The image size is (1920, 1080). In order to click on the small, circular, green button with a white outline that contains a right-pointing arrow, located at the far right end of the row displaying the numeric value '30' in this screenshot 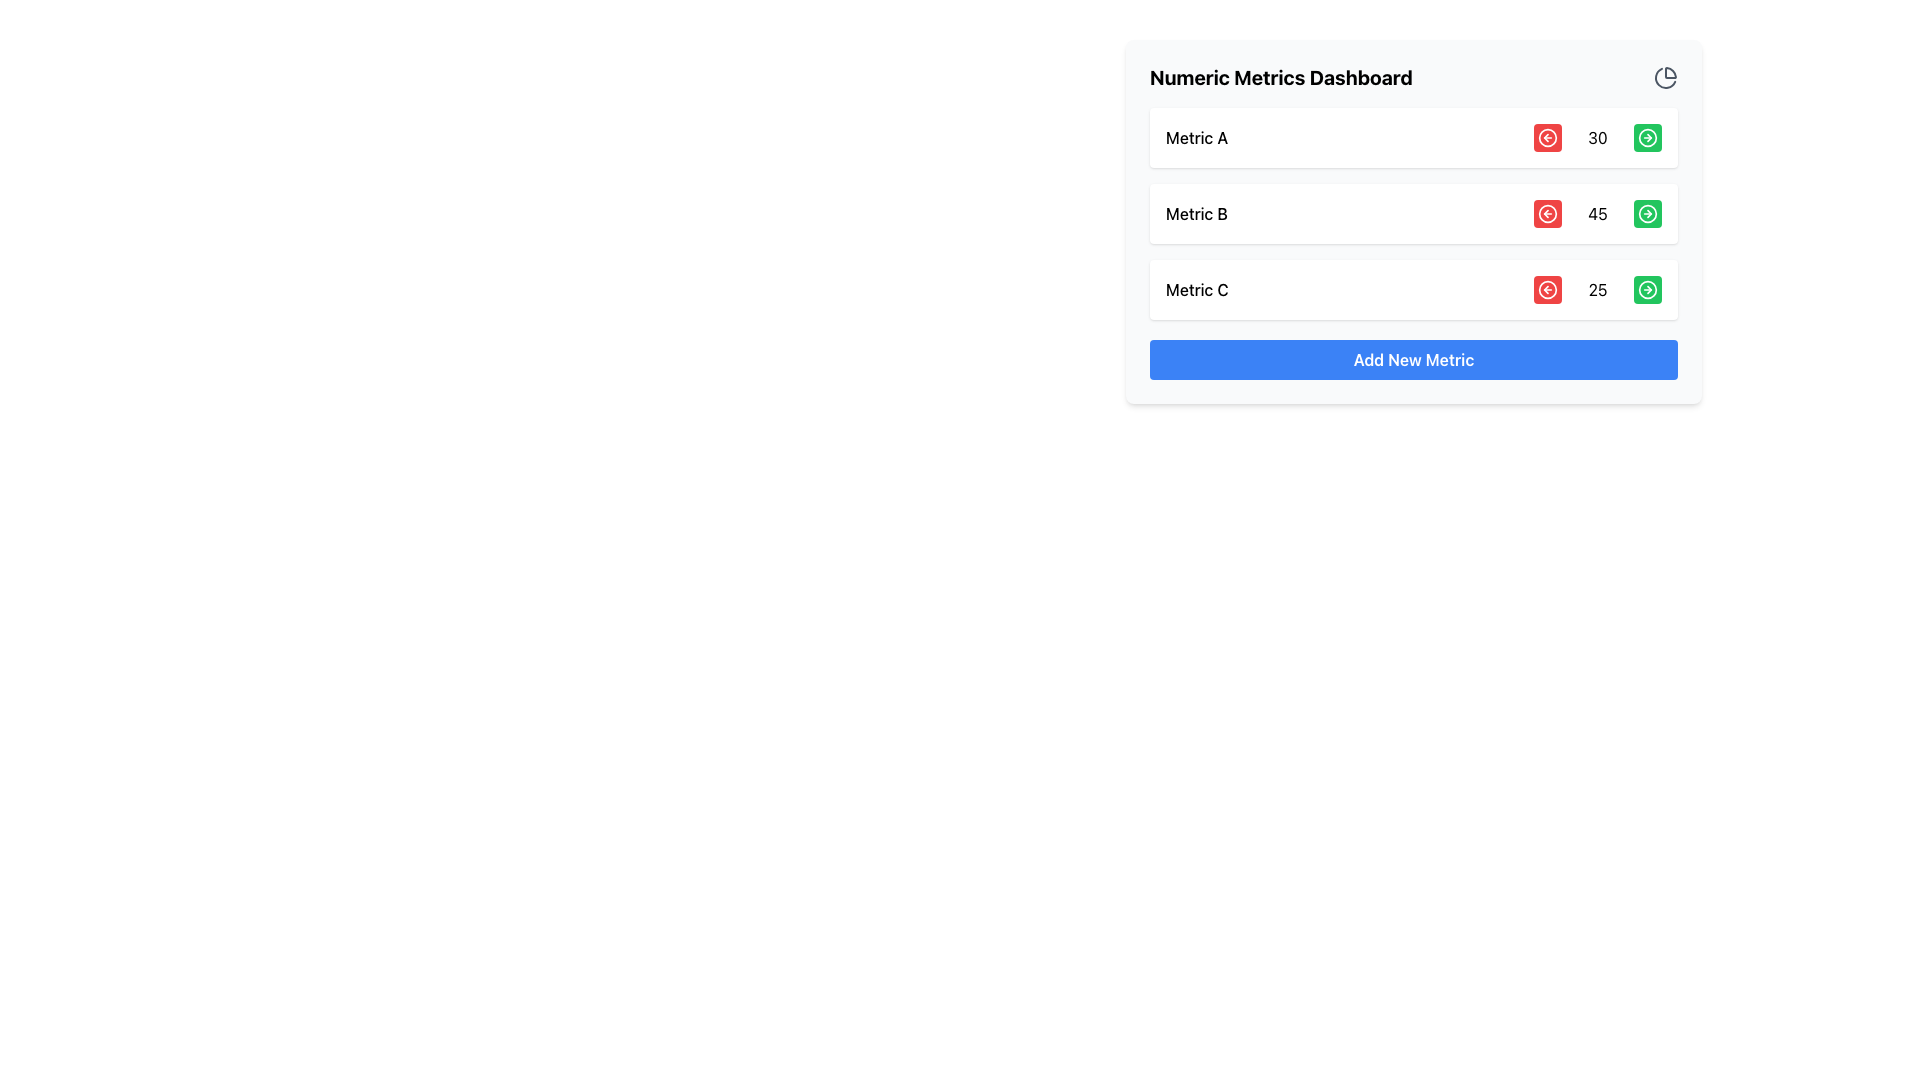, I will do `click(1647, 137)`.